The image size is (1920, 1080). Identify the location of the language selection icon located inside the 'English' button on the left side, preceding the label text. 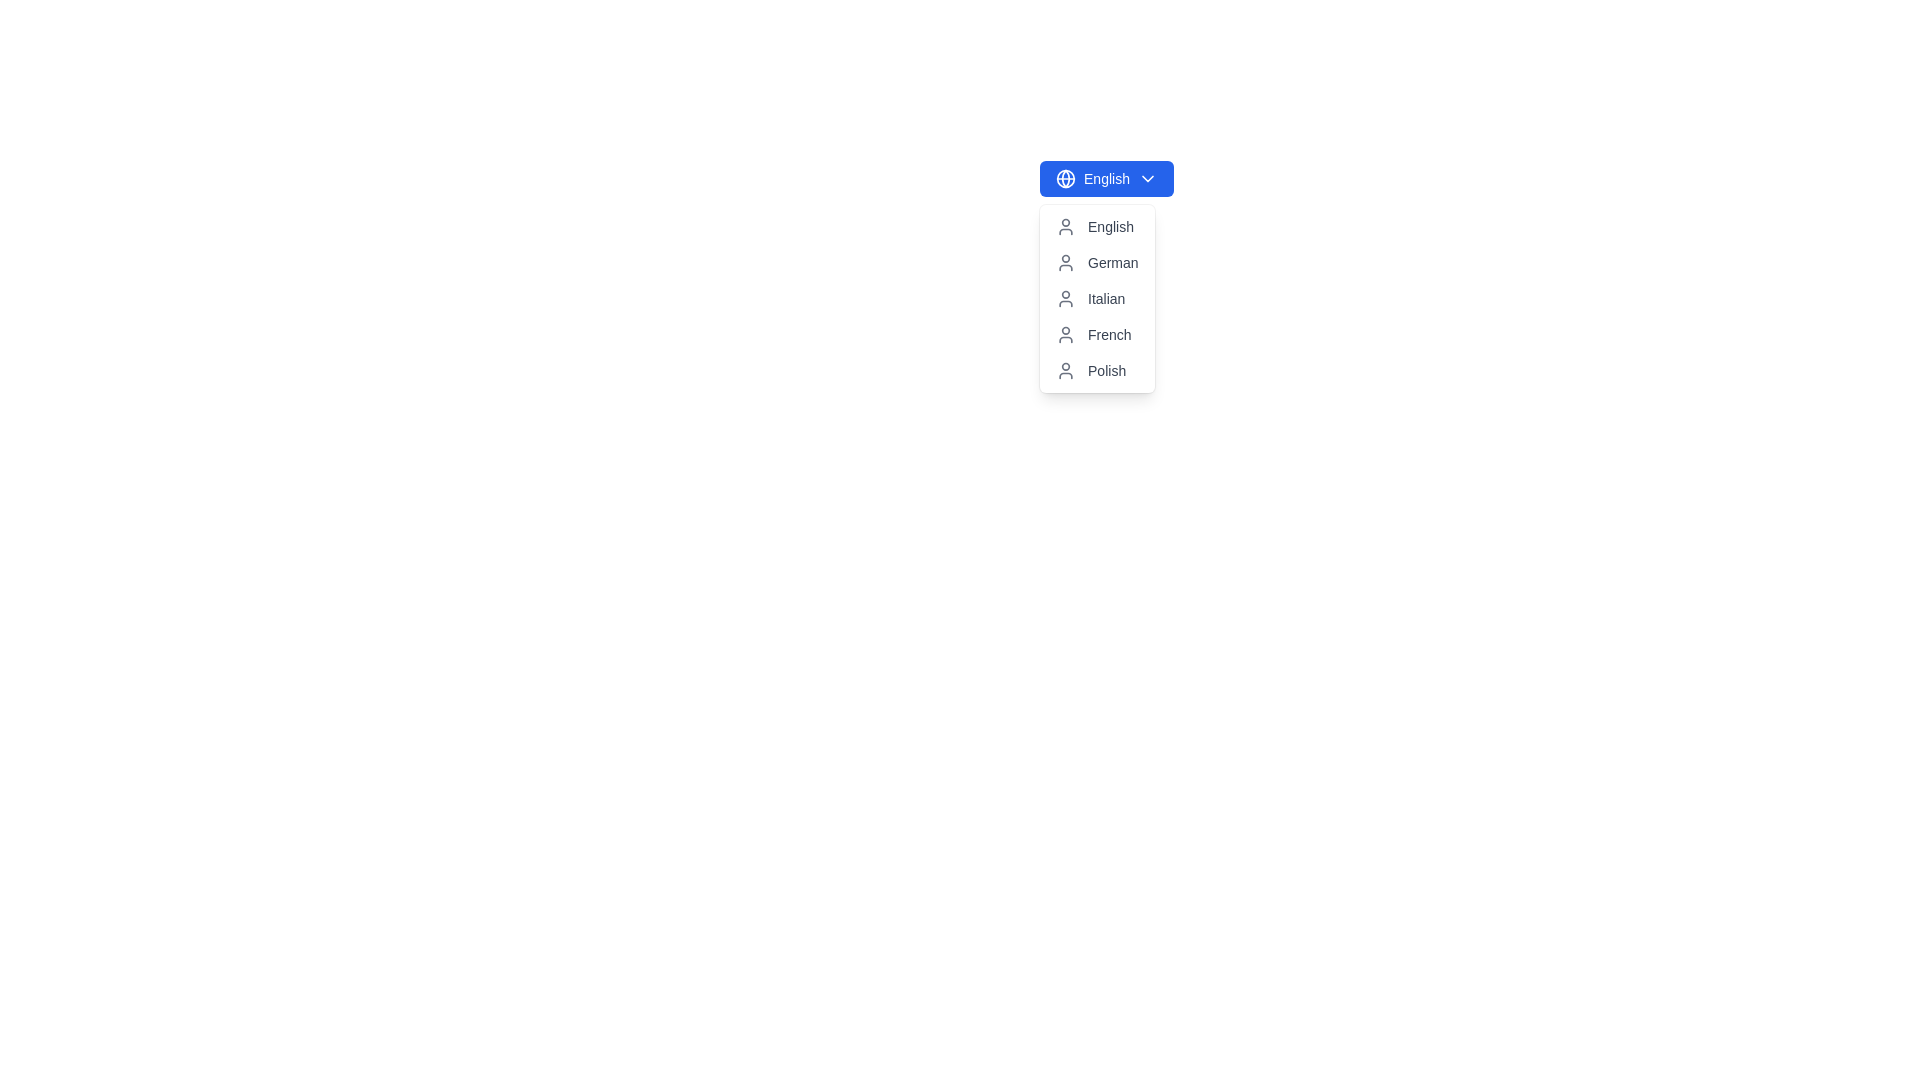
(1064, 177).